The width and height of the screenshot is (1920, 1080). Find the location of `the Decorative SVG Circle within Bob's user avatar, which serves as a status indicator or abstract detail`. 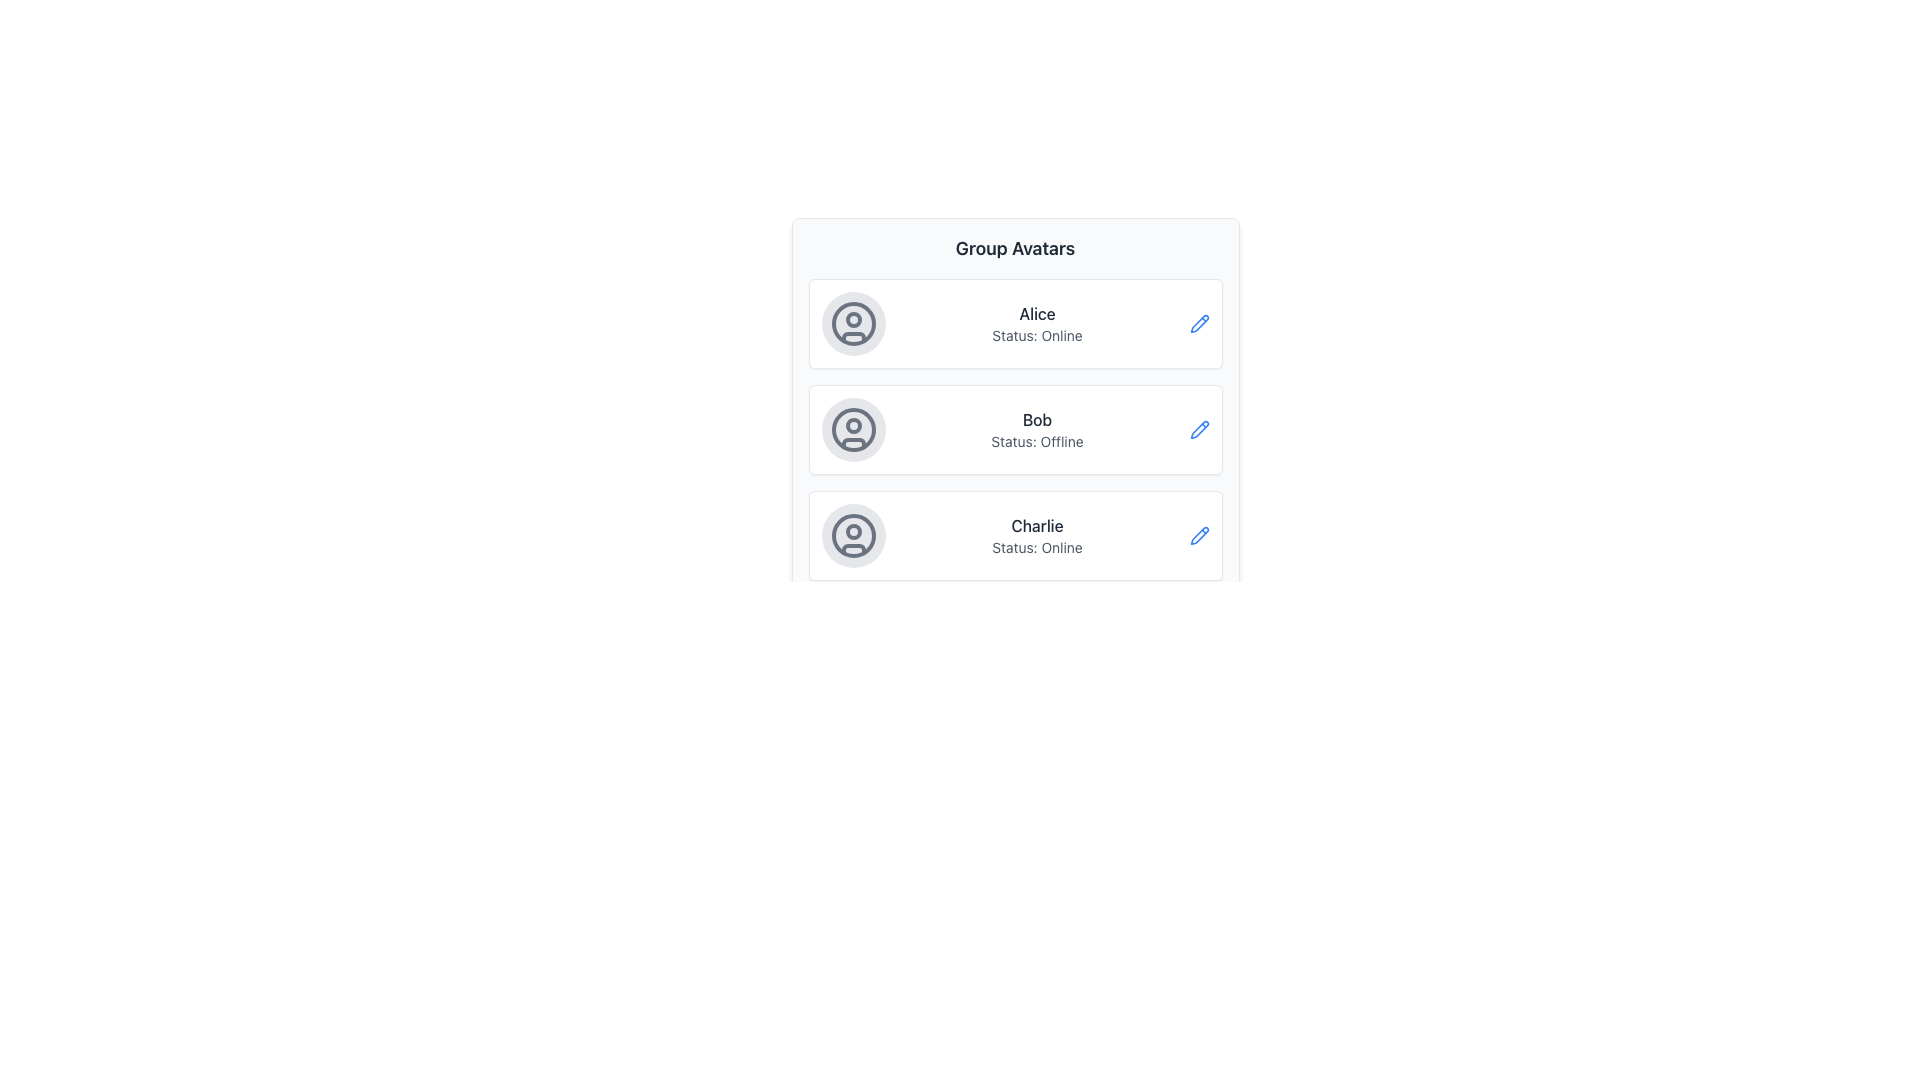

the Decorative SVG Circle within Bob's user avatar, which serves as a status indicator or abstract detail is located at coordinates (853, 424).